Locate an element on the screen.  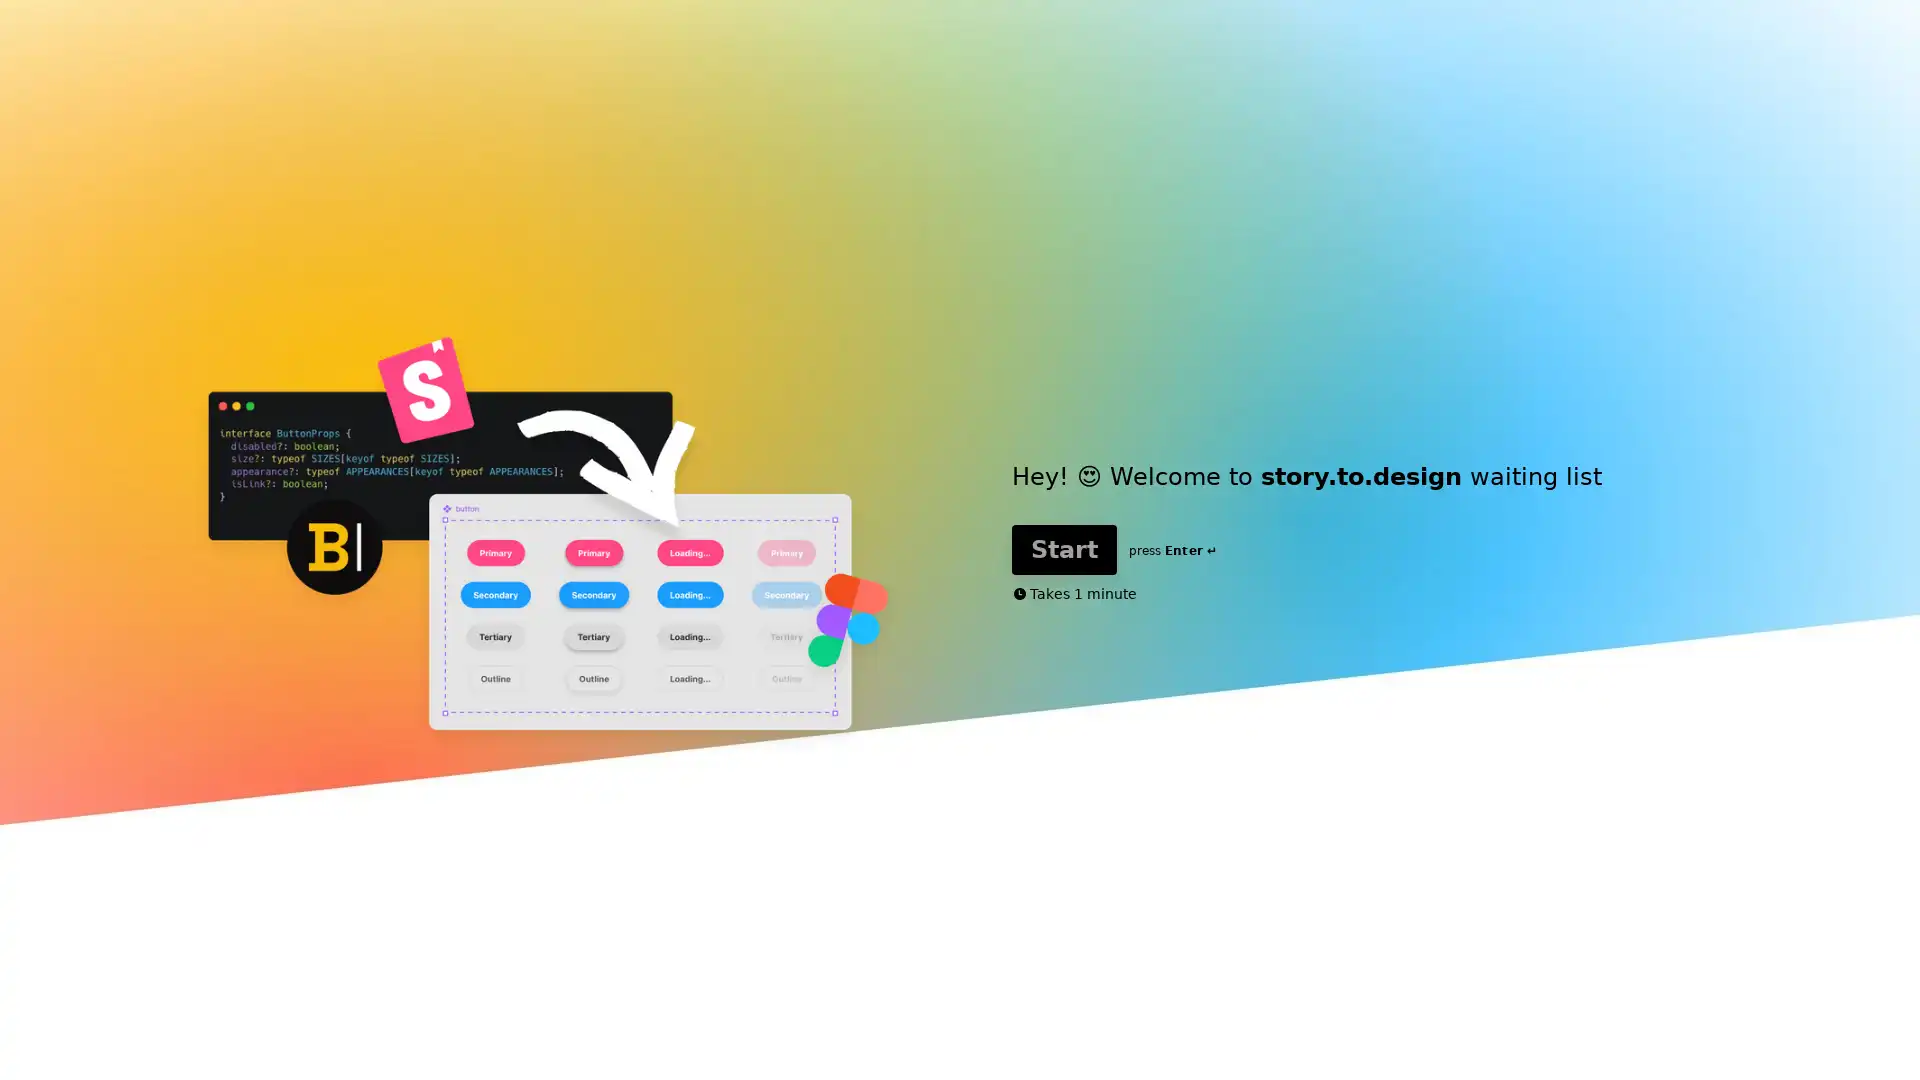
Start is located at coordinates (1063, 548).